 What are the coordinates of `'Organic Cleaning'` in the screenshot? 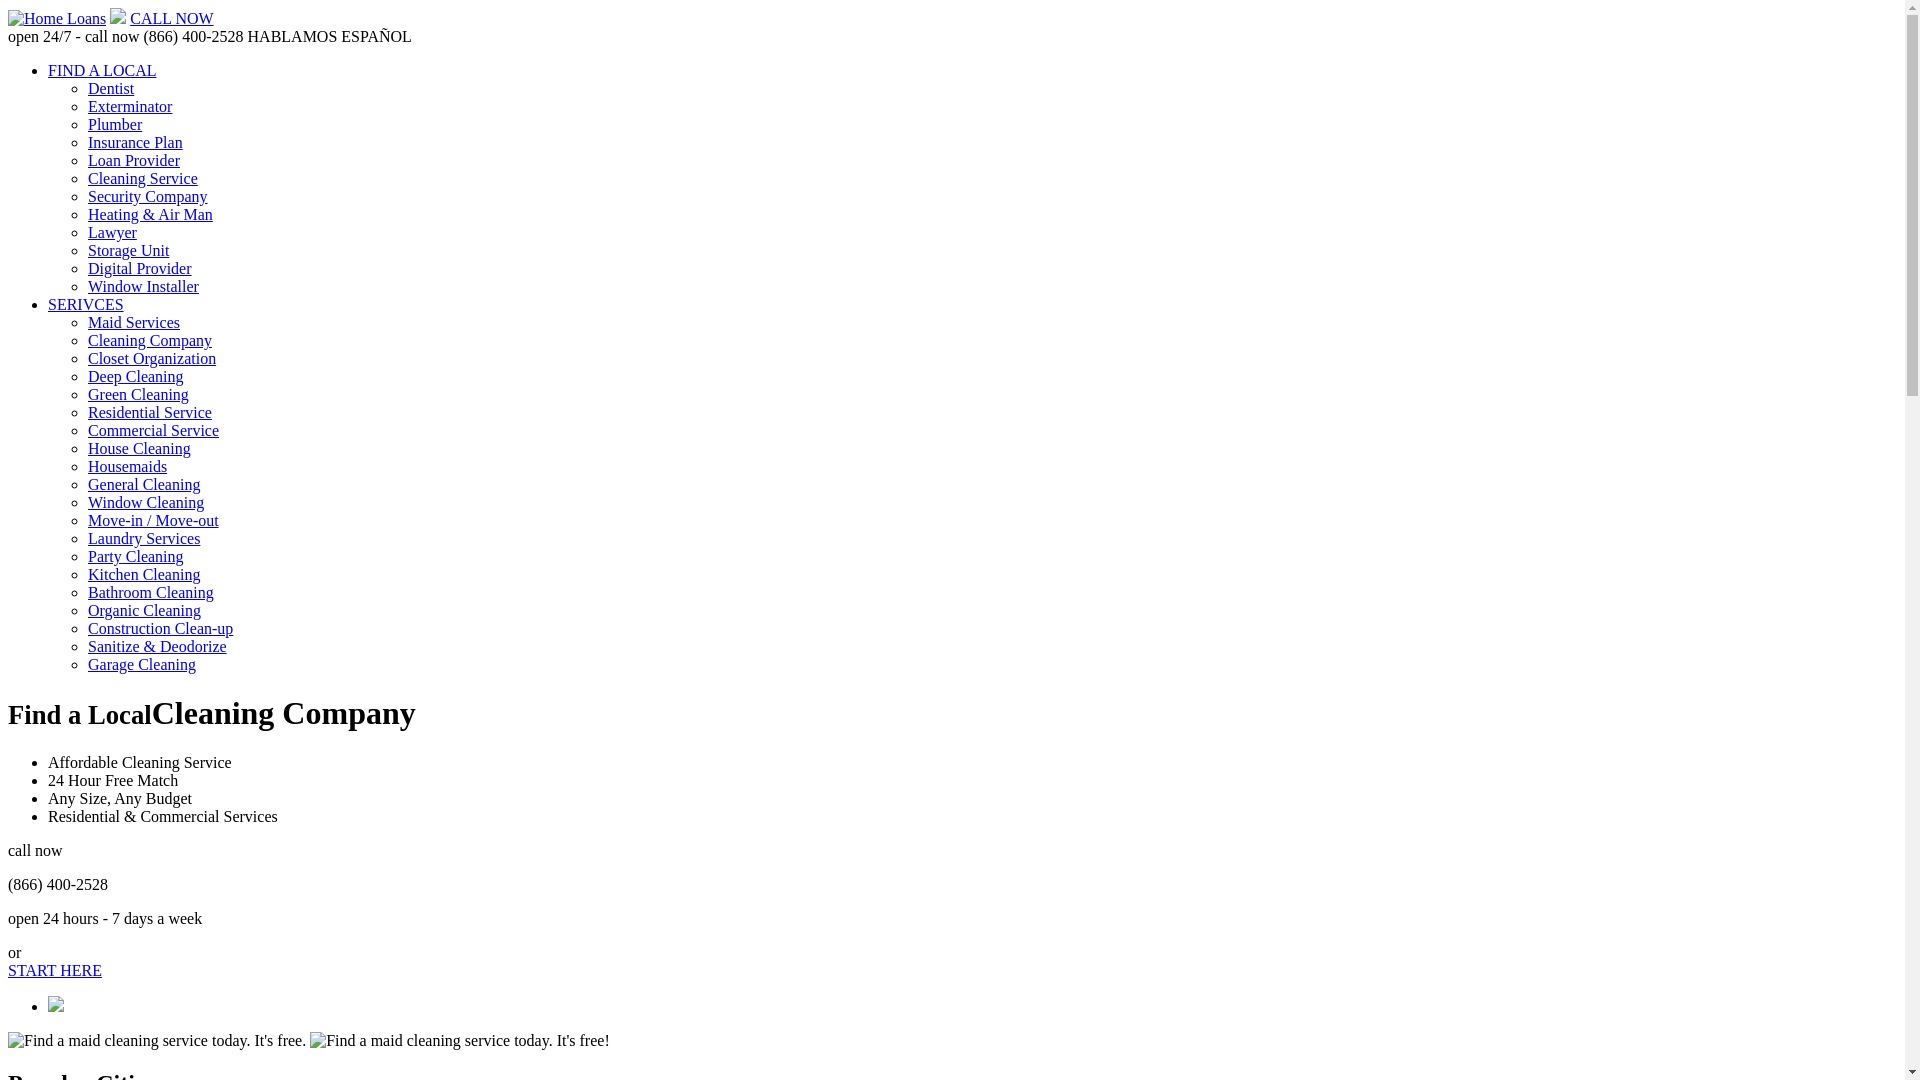 It's located at (143, 609).